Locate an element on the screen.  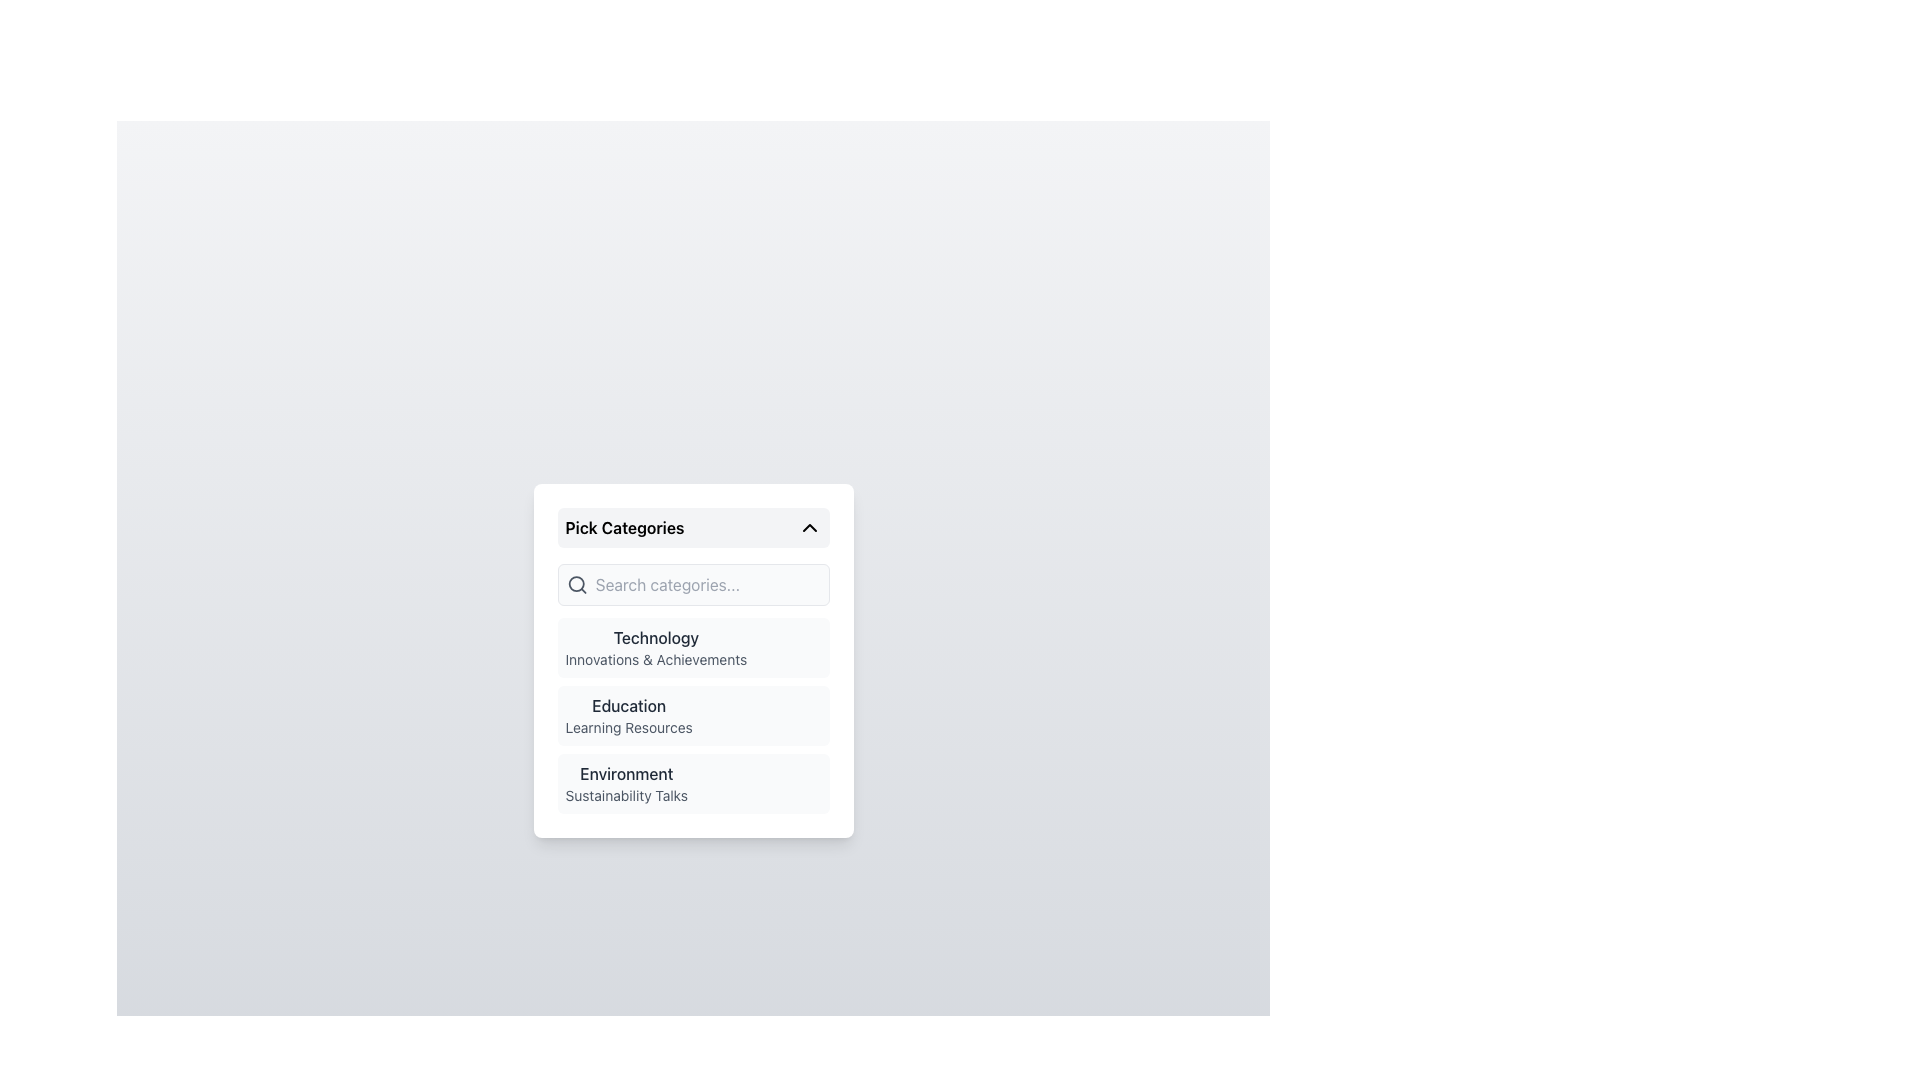
the text element displaying 'Environment' in a bold, dark gray font, which is positioned prominently above 'Sustainability Talks' within a modal titled 'Pick Categories.' is located at coordinates (625, 773).